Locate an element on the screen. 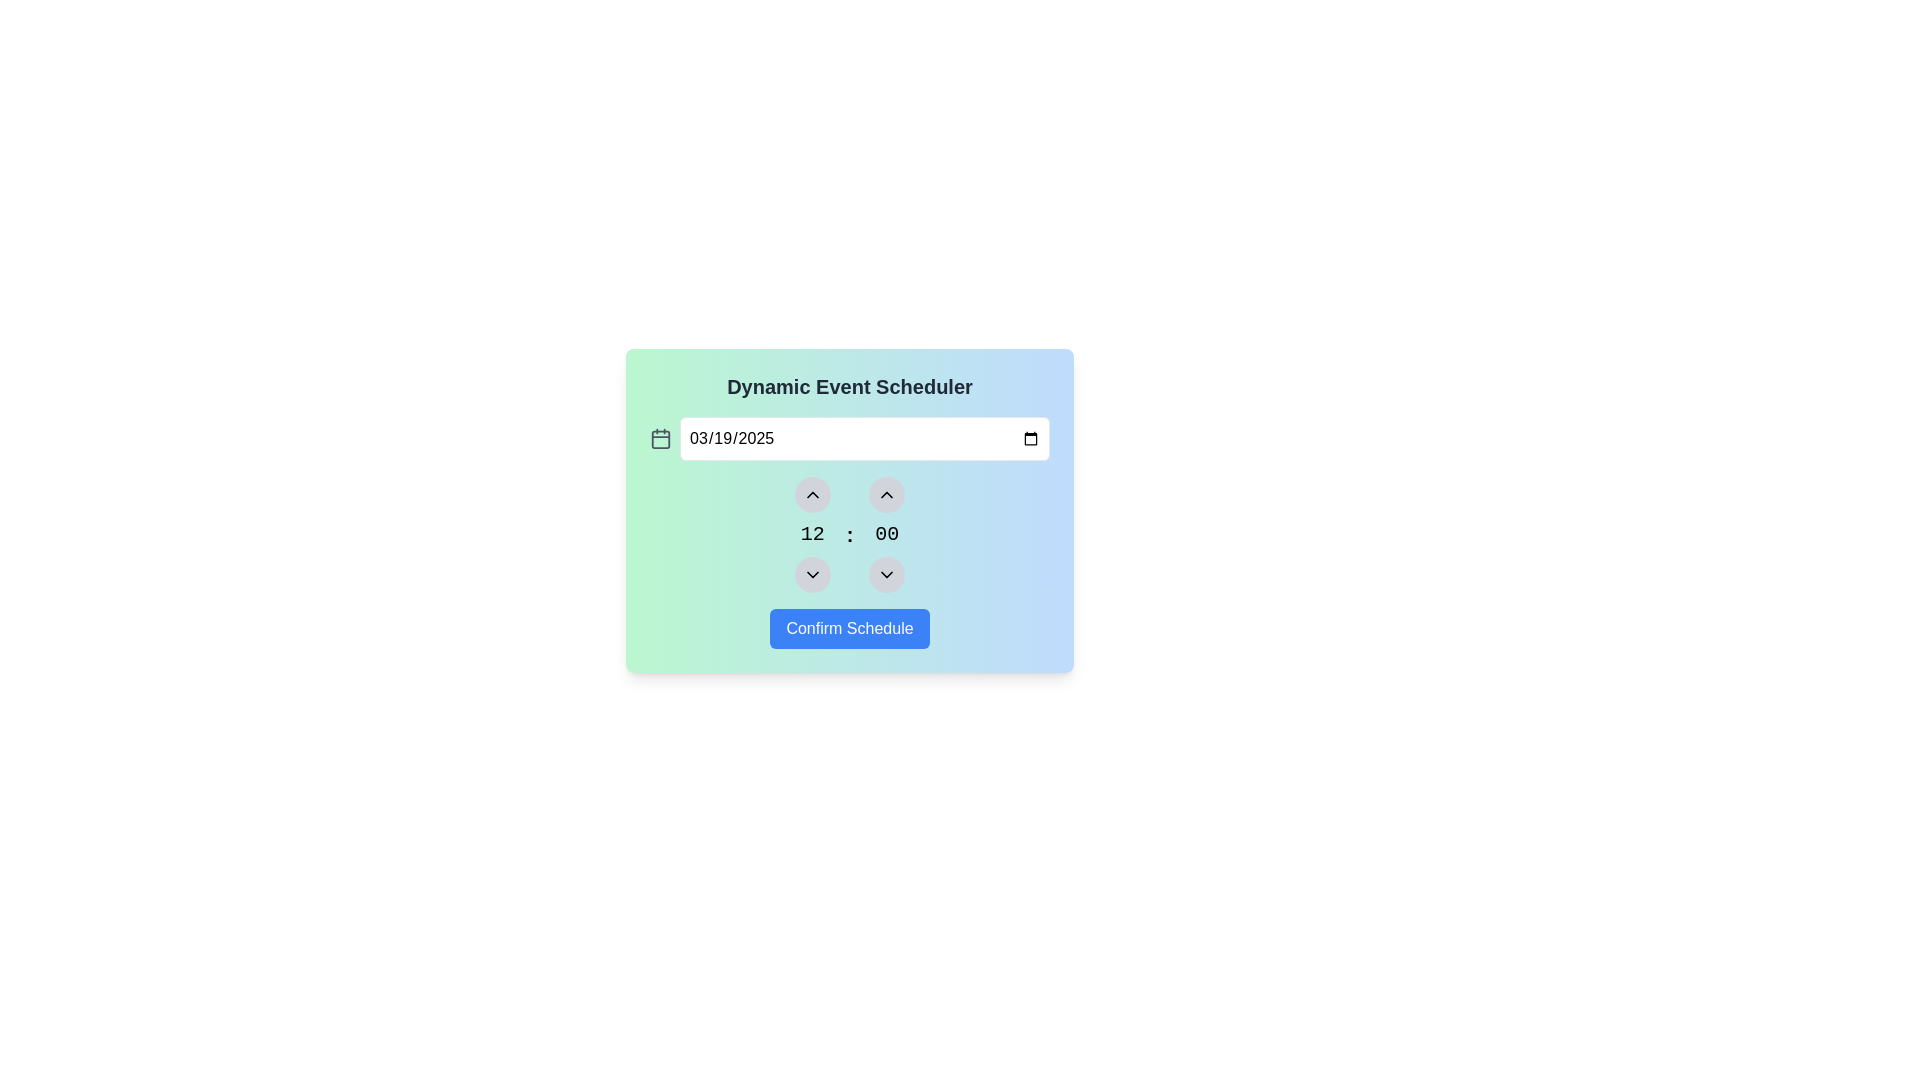 The width and height of the screenshot is (1920, 1080). the chevron icon located at the bottom center of the interface is located at coordinates (886, 574).